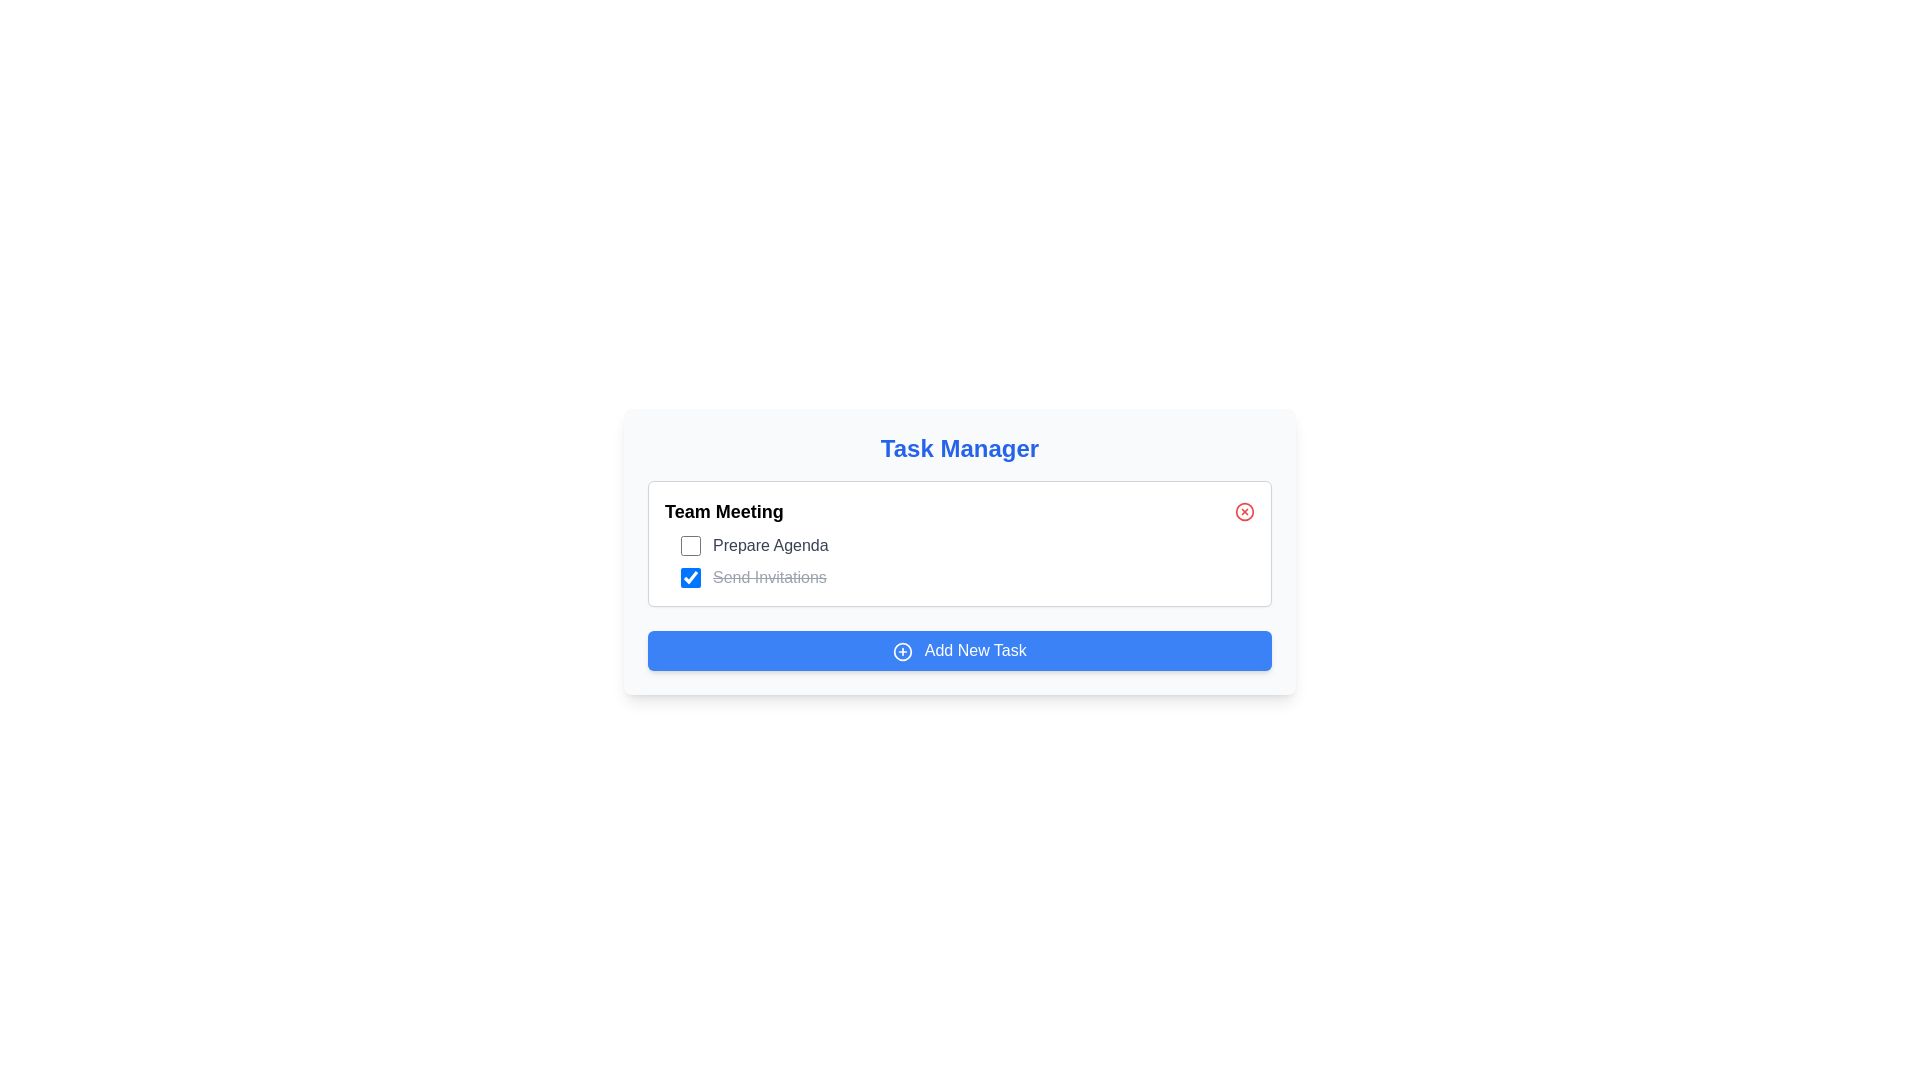  I want to click on the blue circular outline of the 'plus' icon that is centered within the 'Add New Task' button at the bottom of the interface, so click(902, 651).